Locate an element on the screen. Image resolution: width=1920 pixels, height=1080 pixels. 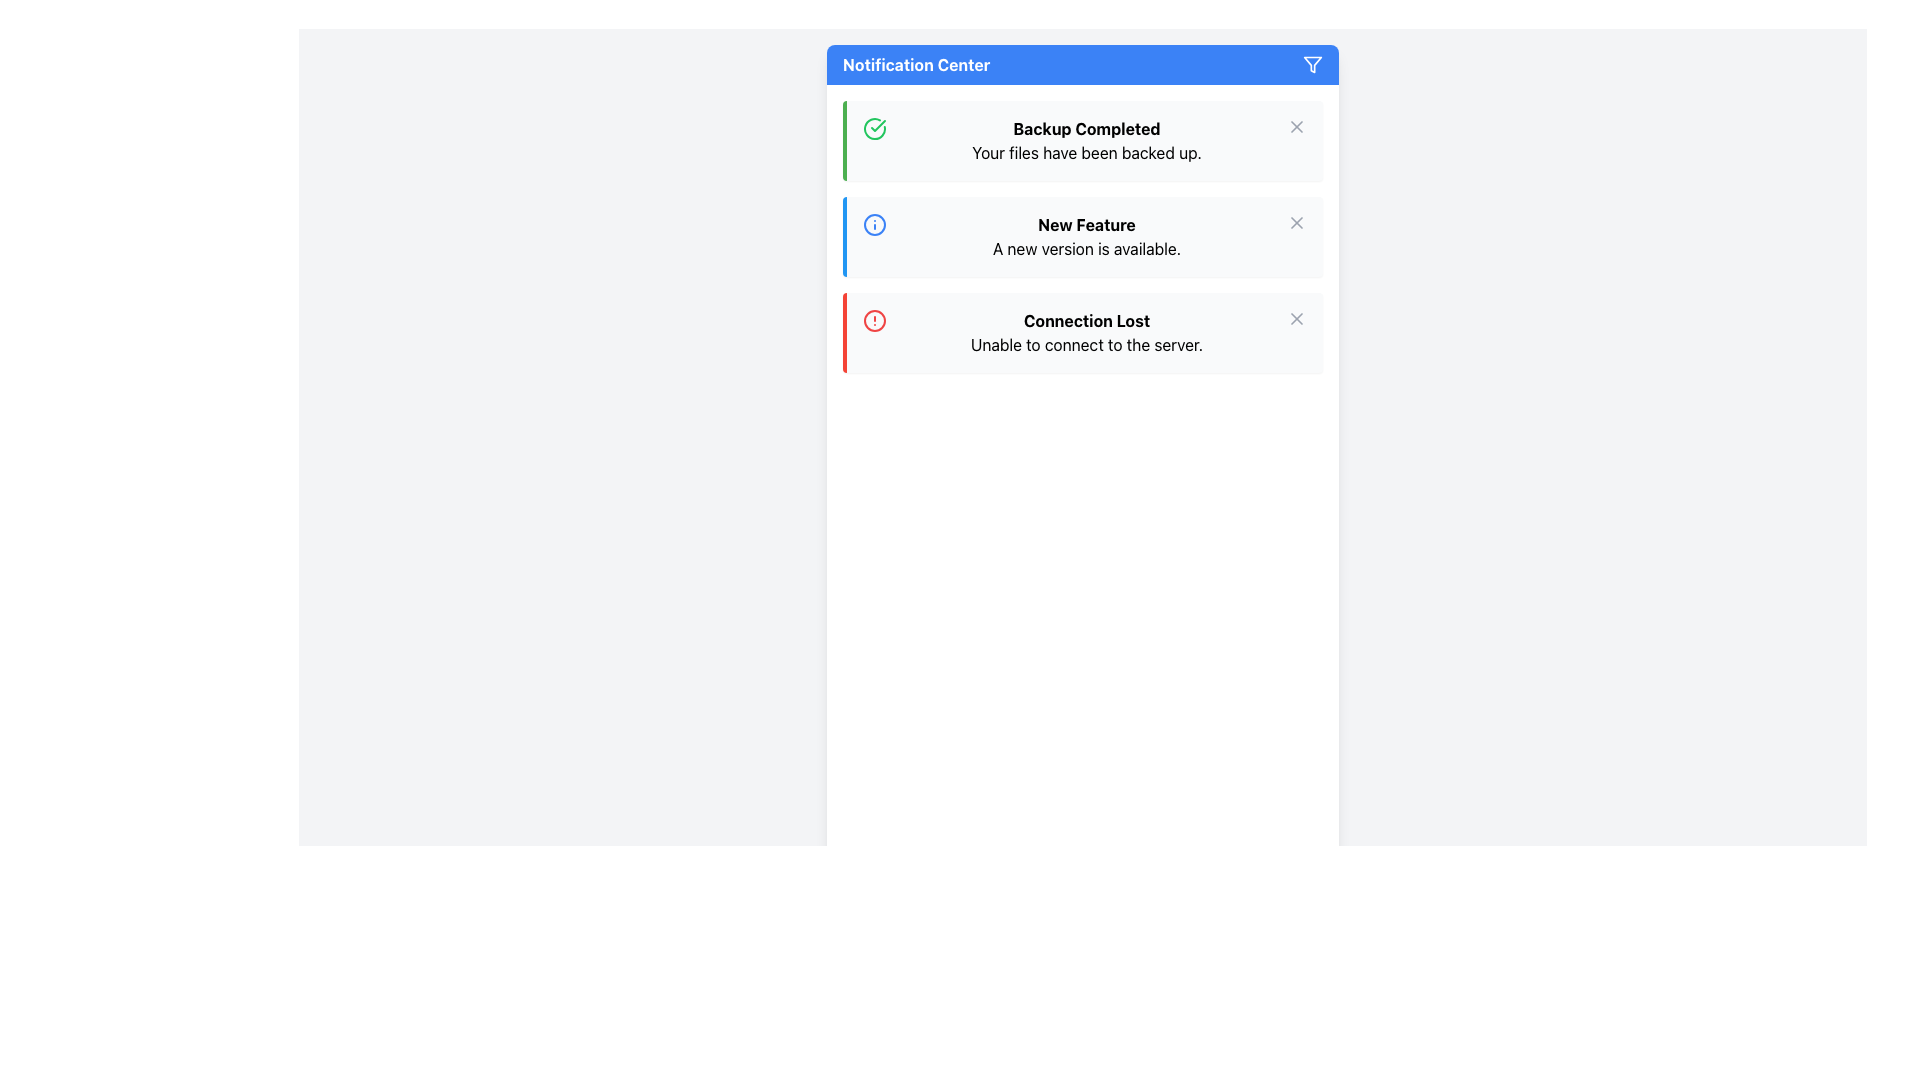
the error message displayed in the third notification card of the notification center panel, which informs the user about a connection issue is located at coordinates (1085, 331).